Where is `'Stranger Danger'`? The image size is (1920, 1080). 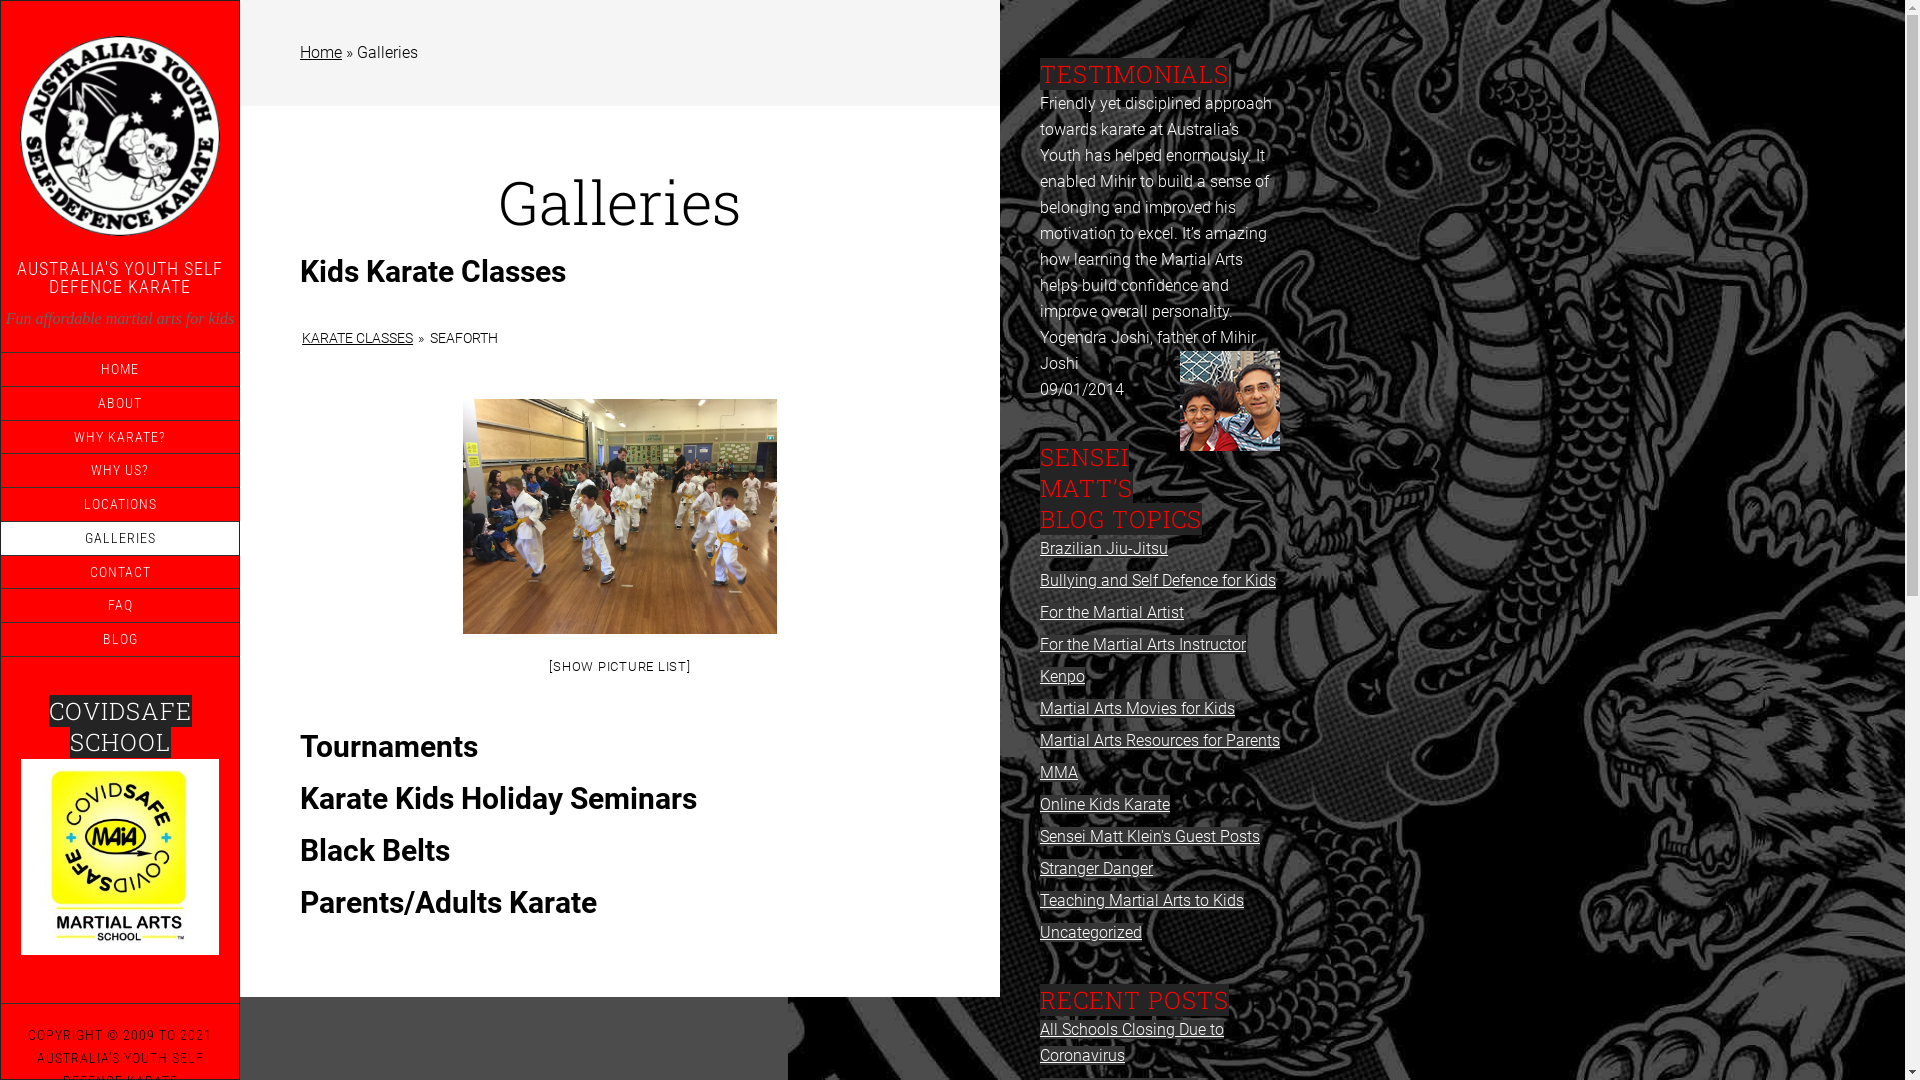 'Stranger Danger' is located at coordinates (1095, 867).